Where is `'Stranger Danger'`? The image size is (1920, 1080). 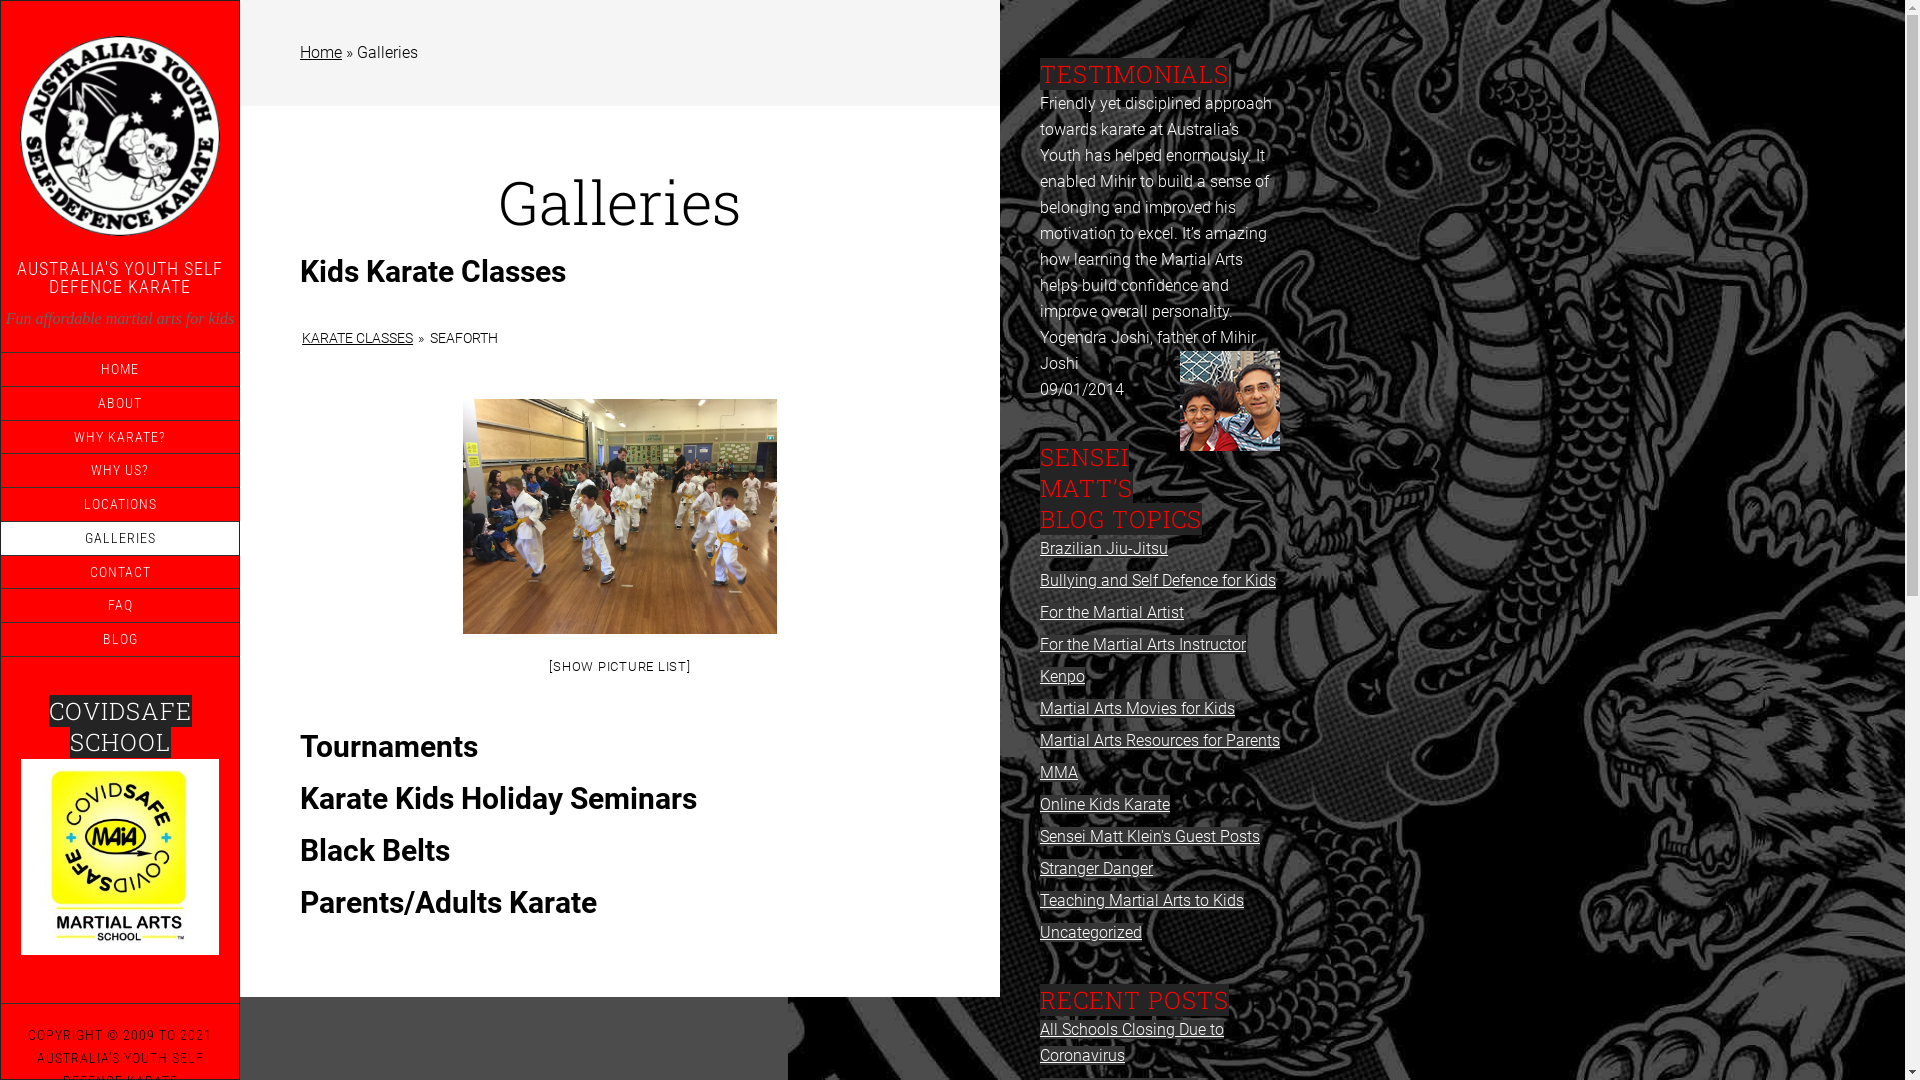 'Stranger Danger' is located at coordinates (1095, 867).